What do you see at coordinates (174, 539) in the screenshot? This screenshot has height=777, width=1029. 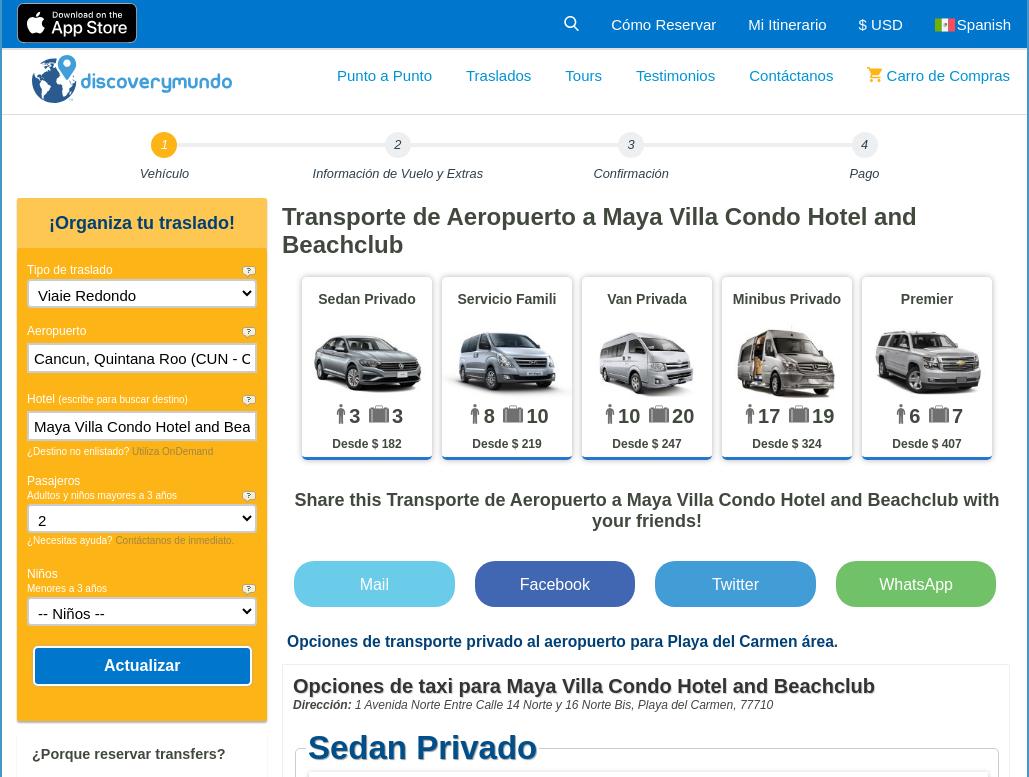 I see `'Contáctanos de inmediato.'` at bounding box center [174, 539].